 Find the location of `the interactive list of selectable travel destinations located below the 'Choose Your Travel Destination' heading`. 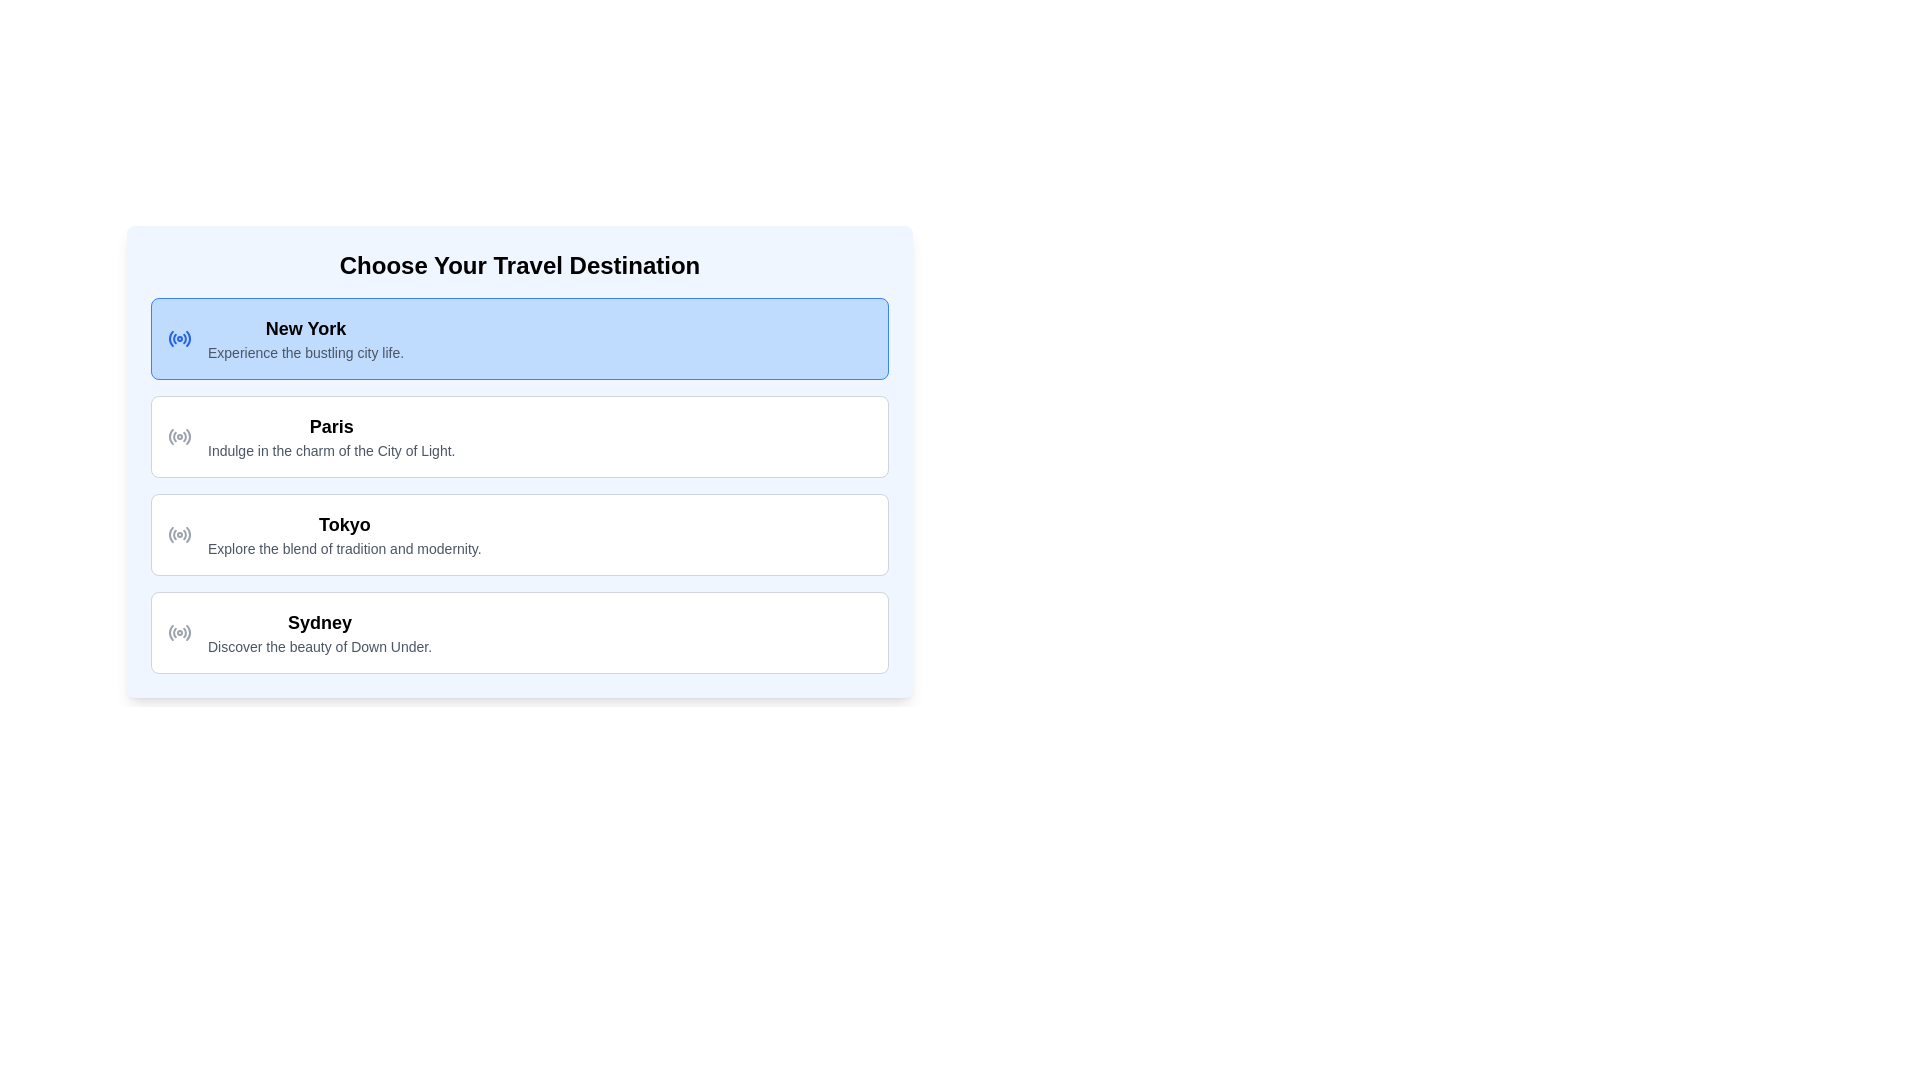

the interactive list of selectable travel destinations located below the 'Choose Your Travel Destination' heading is located at coordinates (519, 486).